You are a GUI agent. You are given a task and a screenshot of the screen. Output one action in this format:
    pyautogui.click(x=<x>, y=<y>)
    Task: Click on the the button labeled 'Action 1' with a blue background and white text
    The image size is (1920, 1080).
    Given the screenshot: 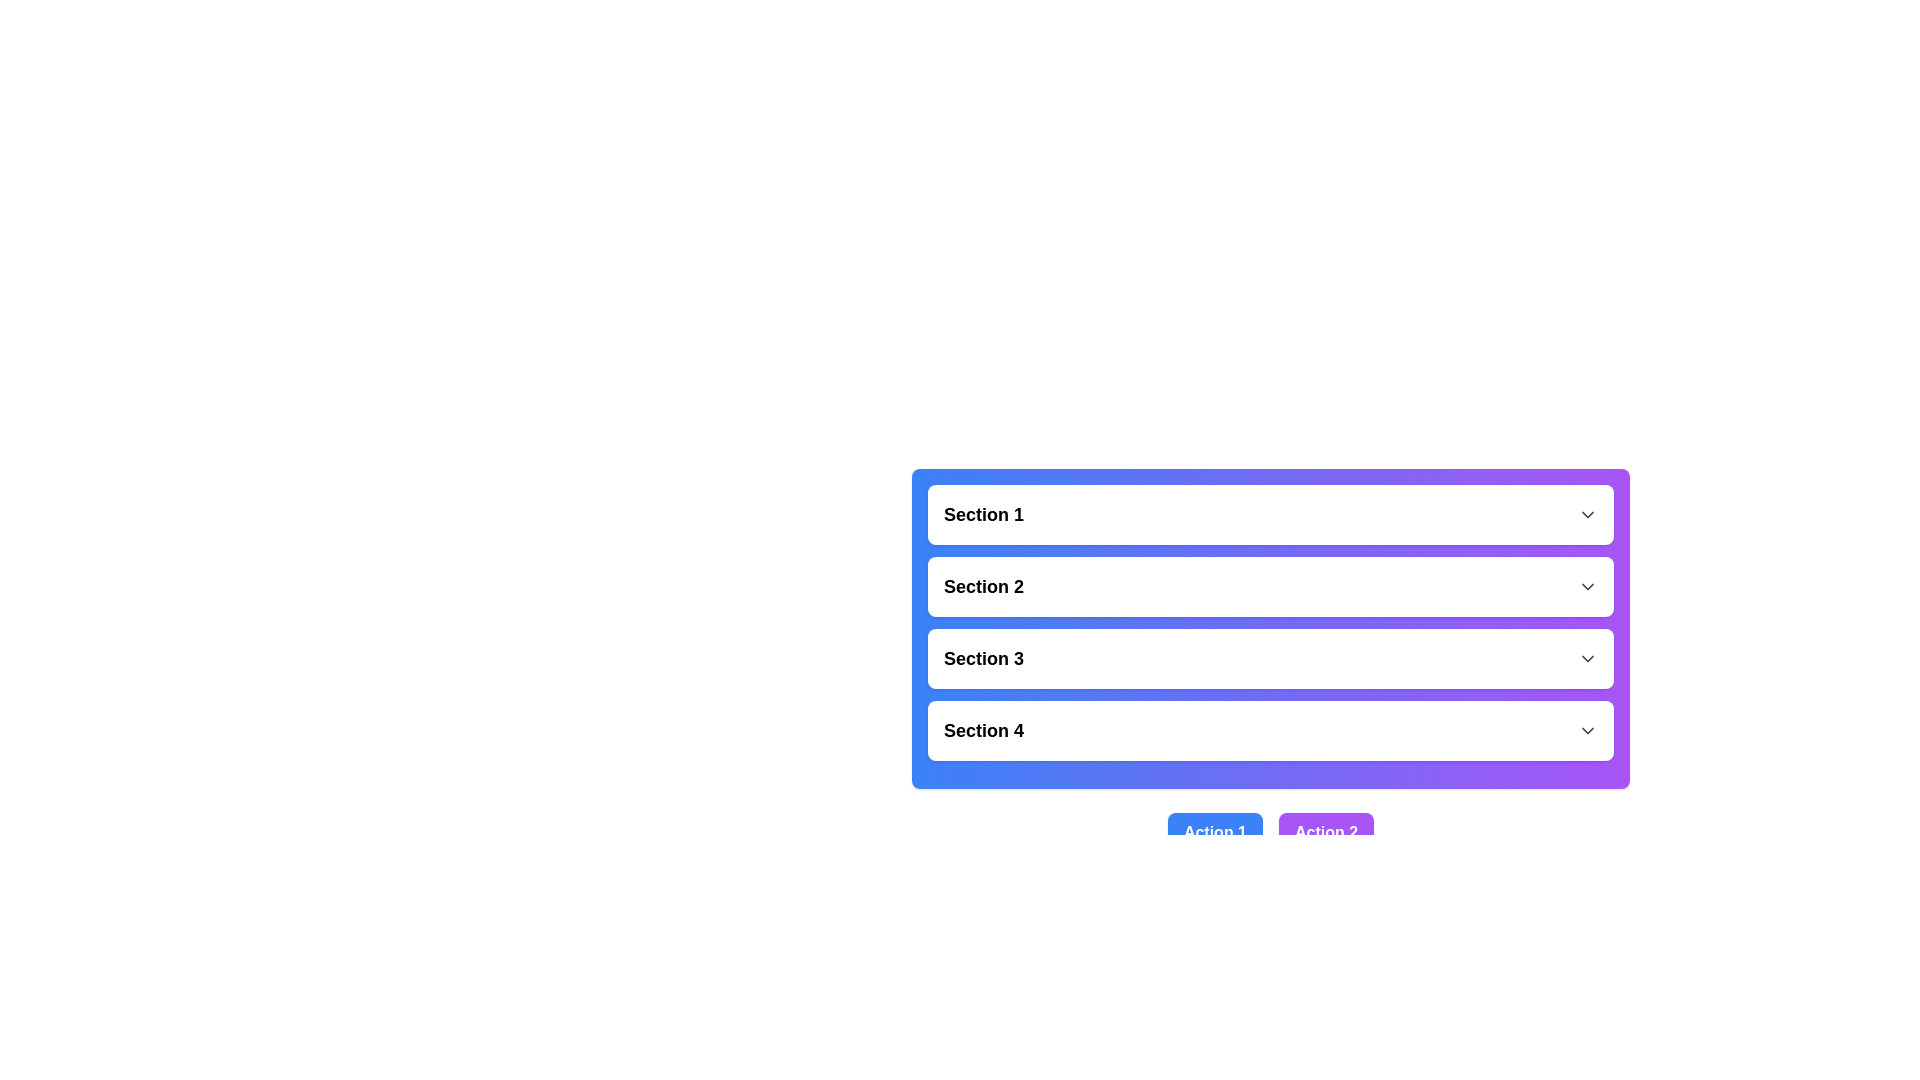 What is the action you would take?
    pyautogui.click(x=1214, y=833)
    